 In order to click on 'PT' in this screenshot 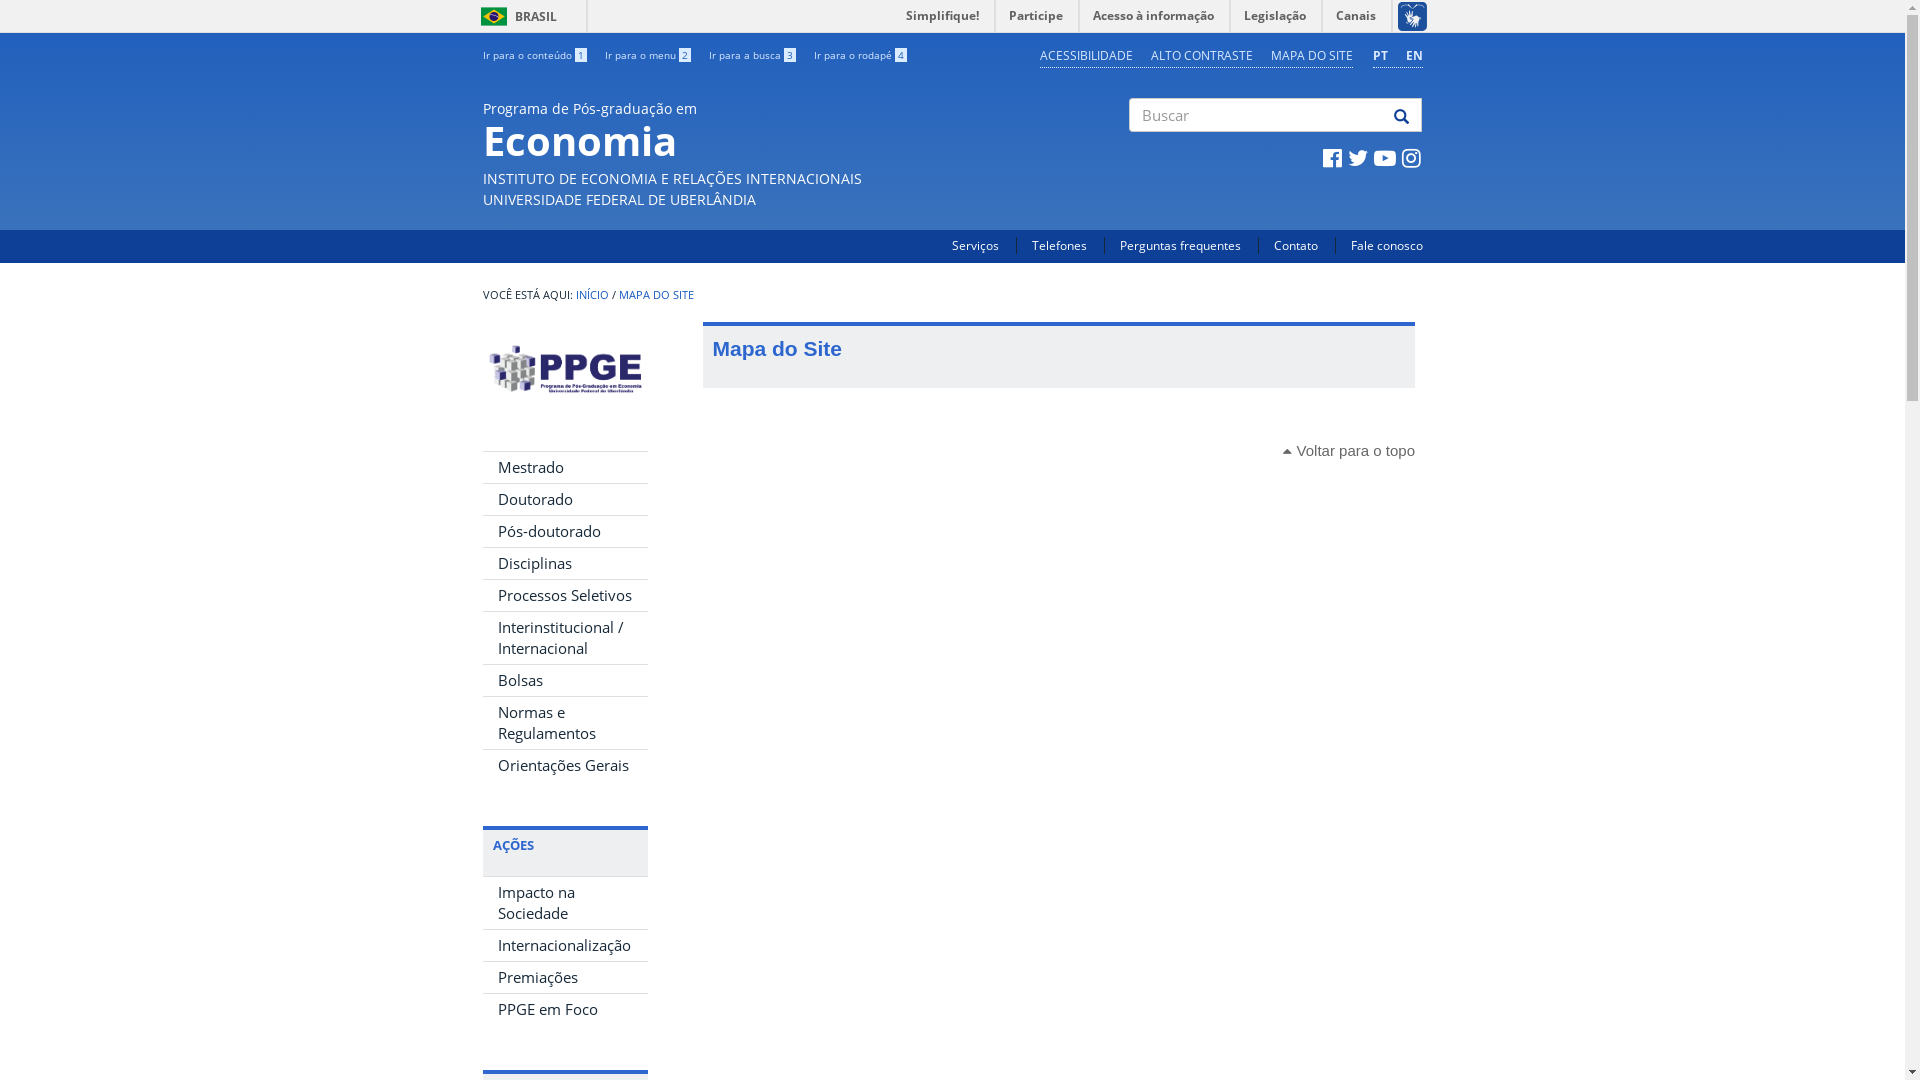, I will do `click(1378, 54)`.